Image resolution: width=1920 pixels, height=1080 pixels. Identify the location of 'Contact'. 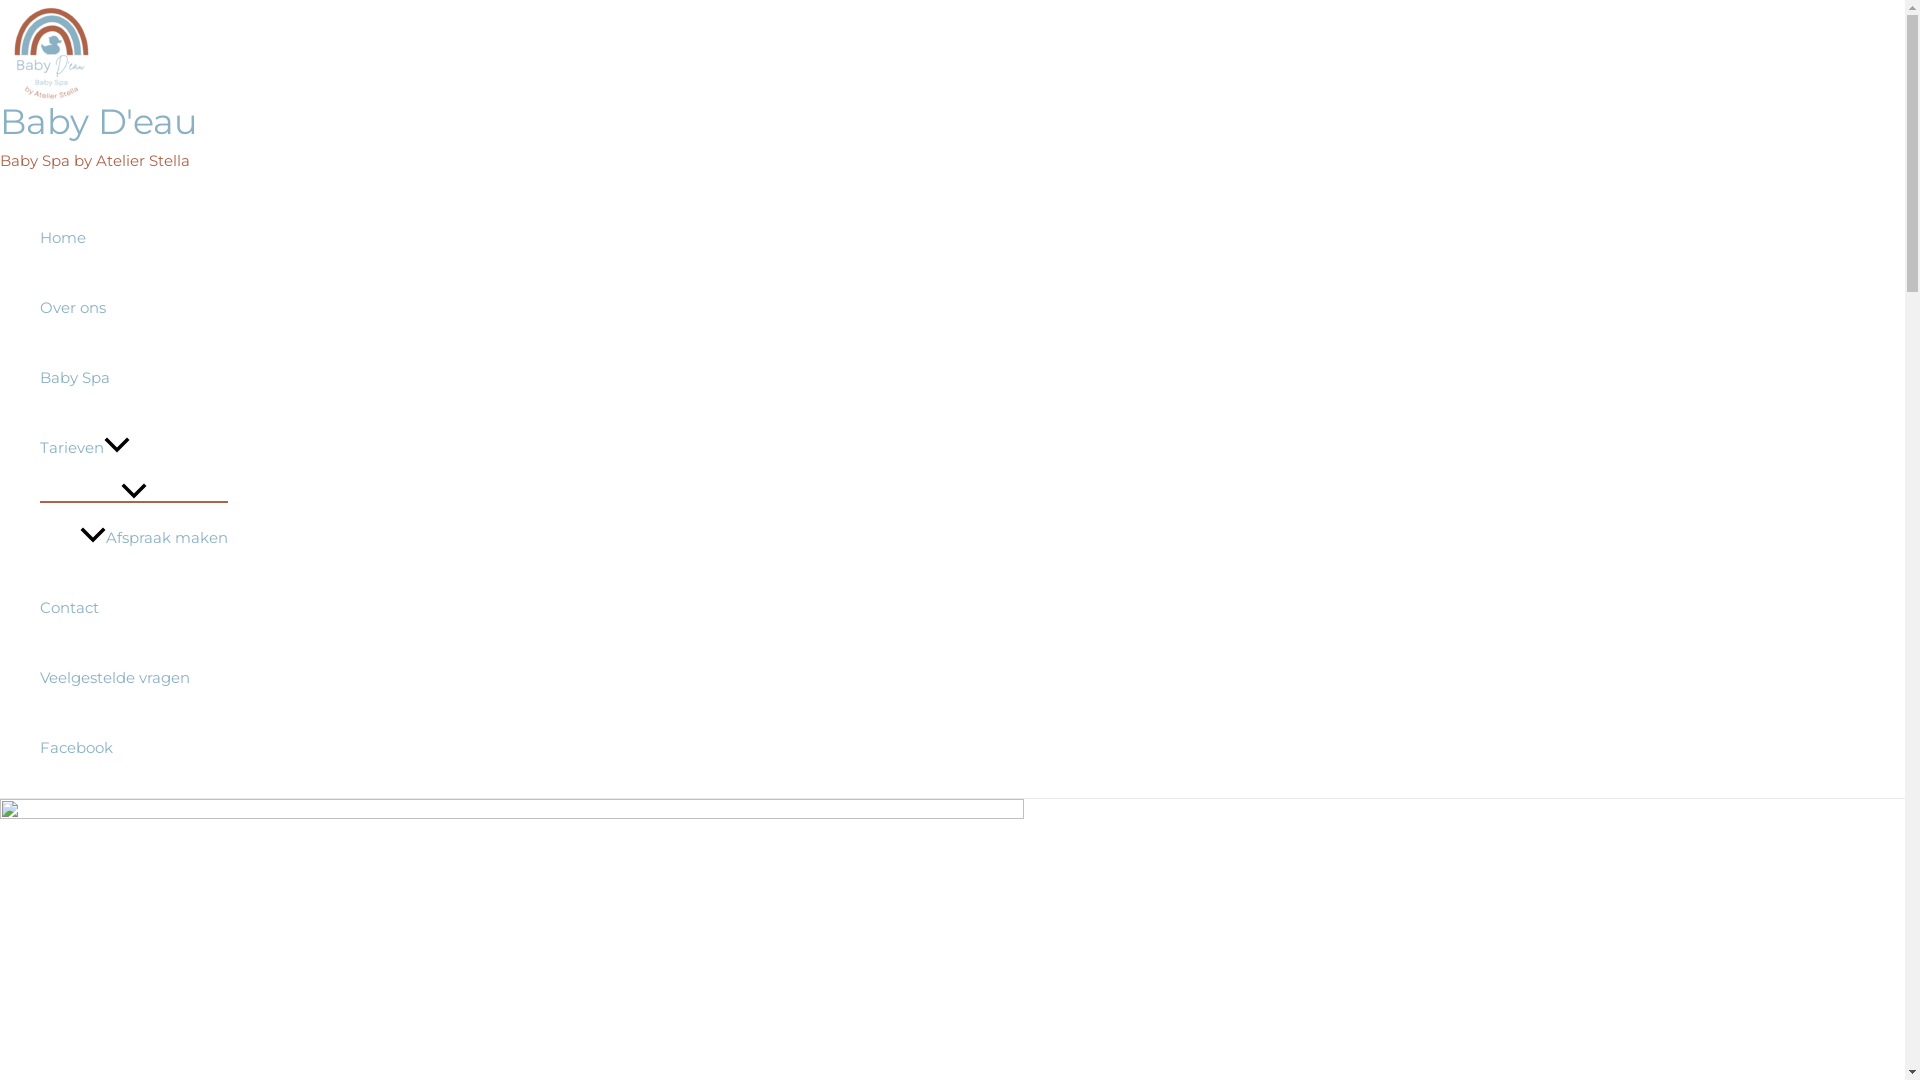
(133, 607).